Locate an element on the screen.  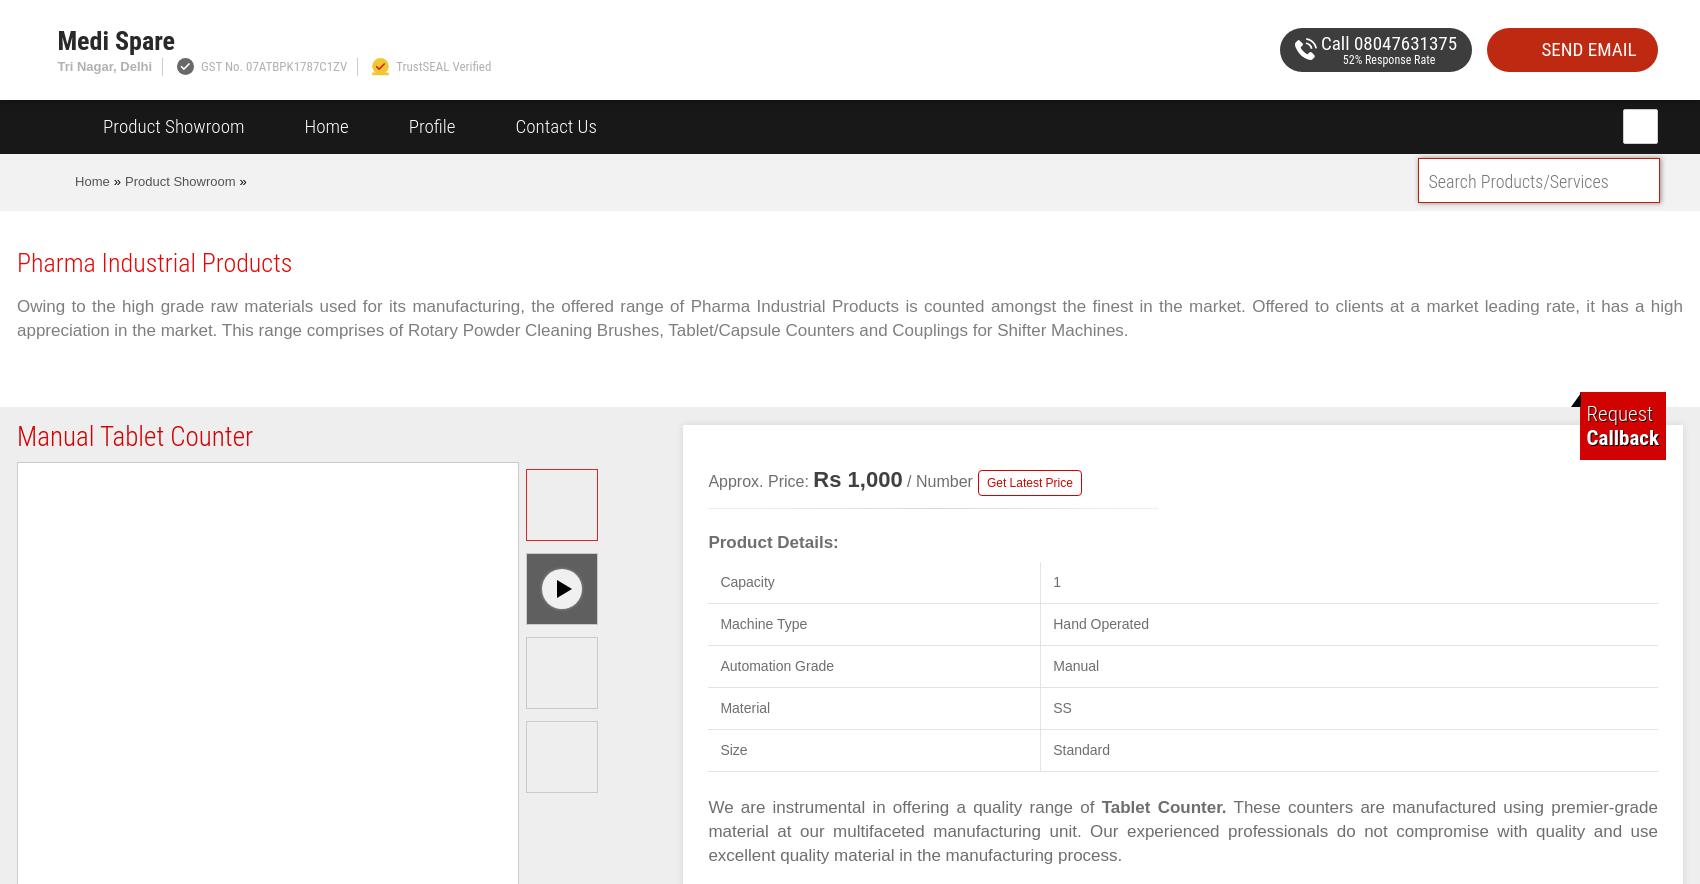
'GST No.' is located at coordinates (223, 65).